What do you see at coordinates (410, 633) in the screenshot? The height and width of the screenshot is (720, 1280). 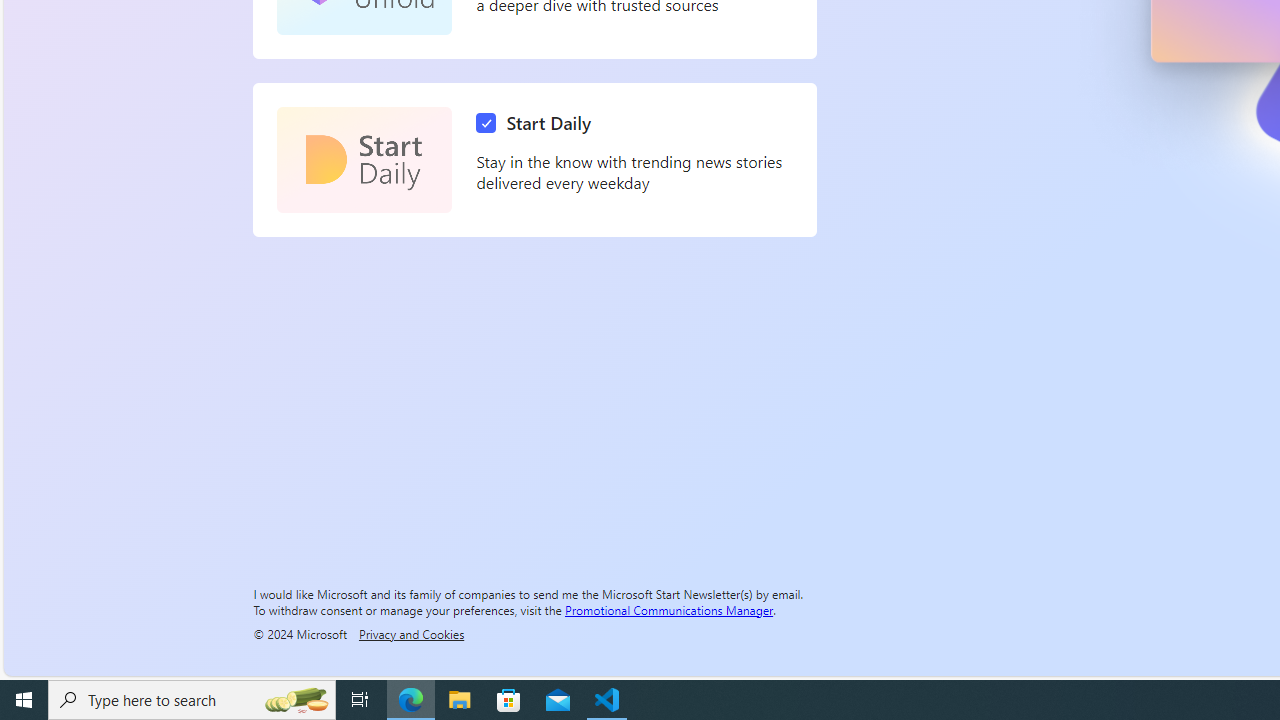 I see `'Privacy and Cookies'` at bounding box center [410, 633].